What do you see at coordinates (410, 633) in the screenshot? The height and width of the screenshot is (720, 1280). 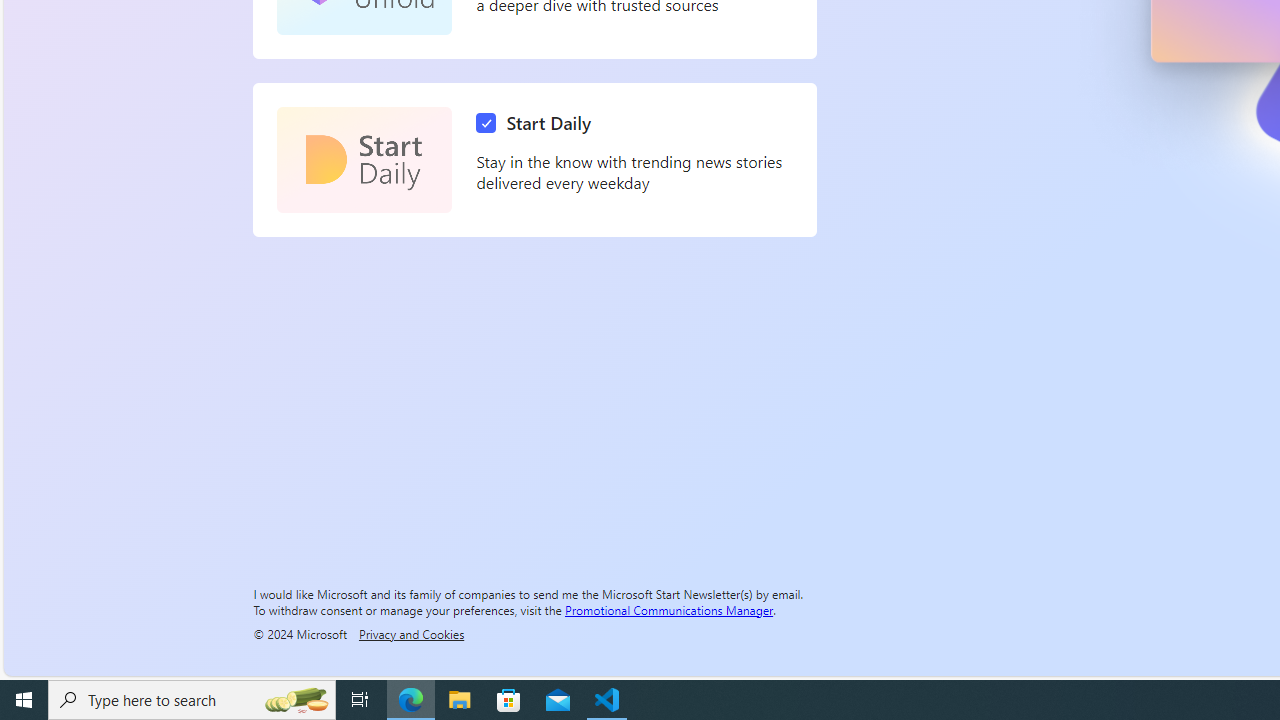 I see `'Privacy and Cookies'` at bounding box center [410, 633].